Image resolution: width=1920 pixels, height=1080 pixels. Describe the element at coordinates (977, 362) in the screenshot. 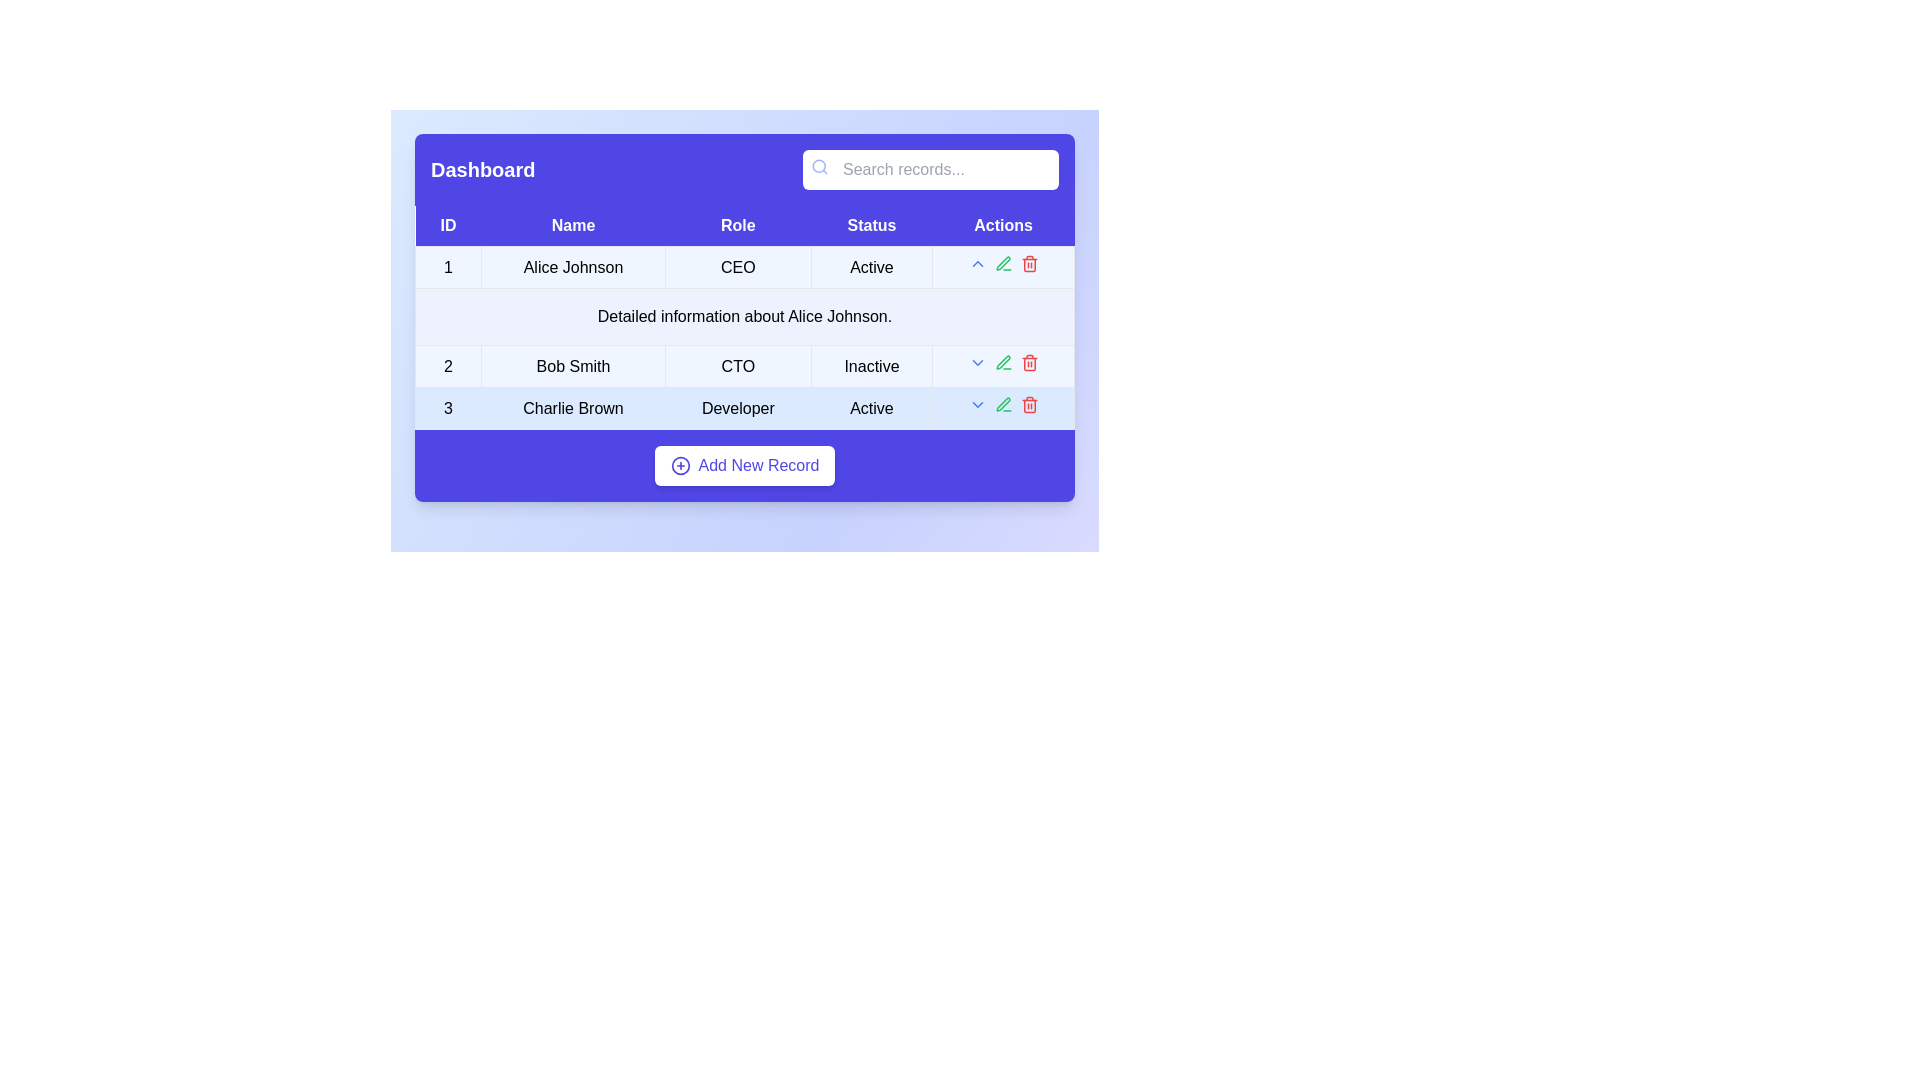

I see `the Icon button in the Actions column for Bob Smith` at that location.